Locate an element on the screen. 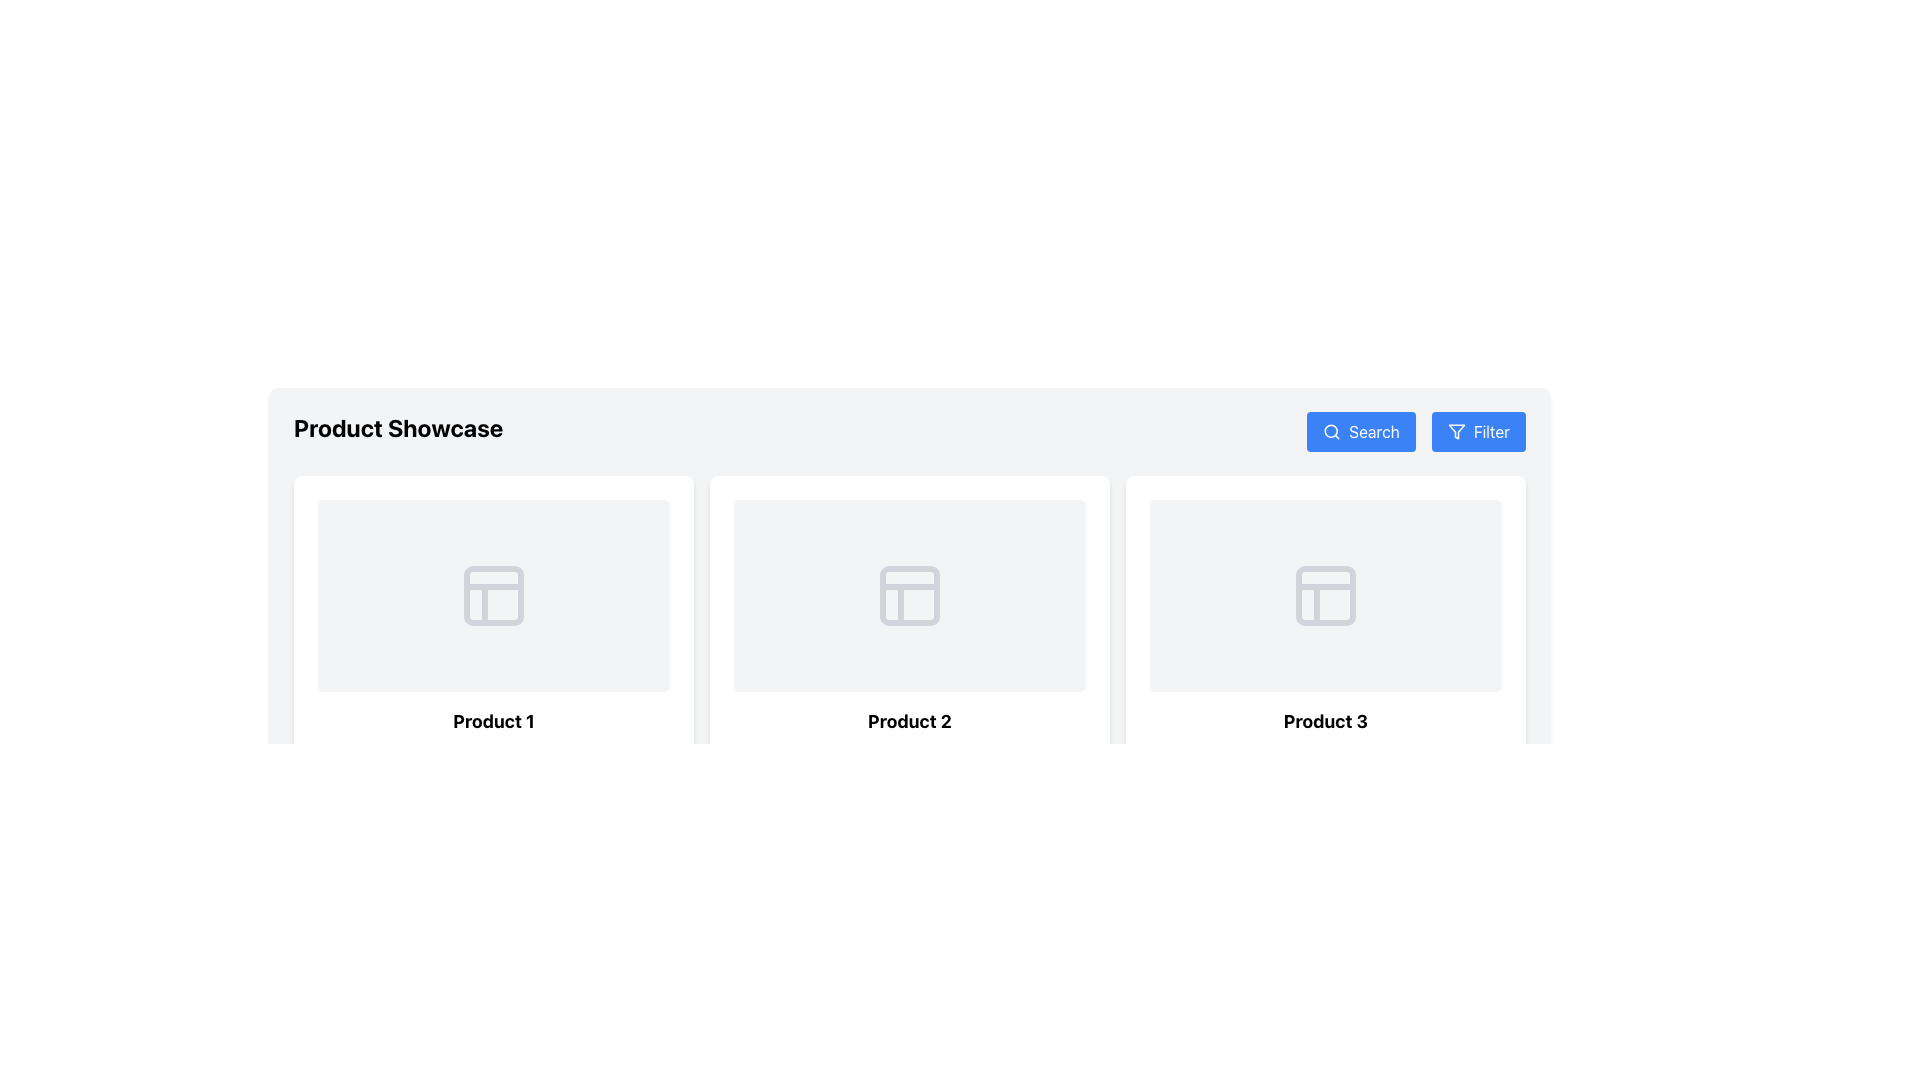 The image size is (1920, 1080). the blue filter funnel icon embedded in the 'Filter' button located in the upper right corner of the interface as a visual indicator is located at coordinates (1456, 431).